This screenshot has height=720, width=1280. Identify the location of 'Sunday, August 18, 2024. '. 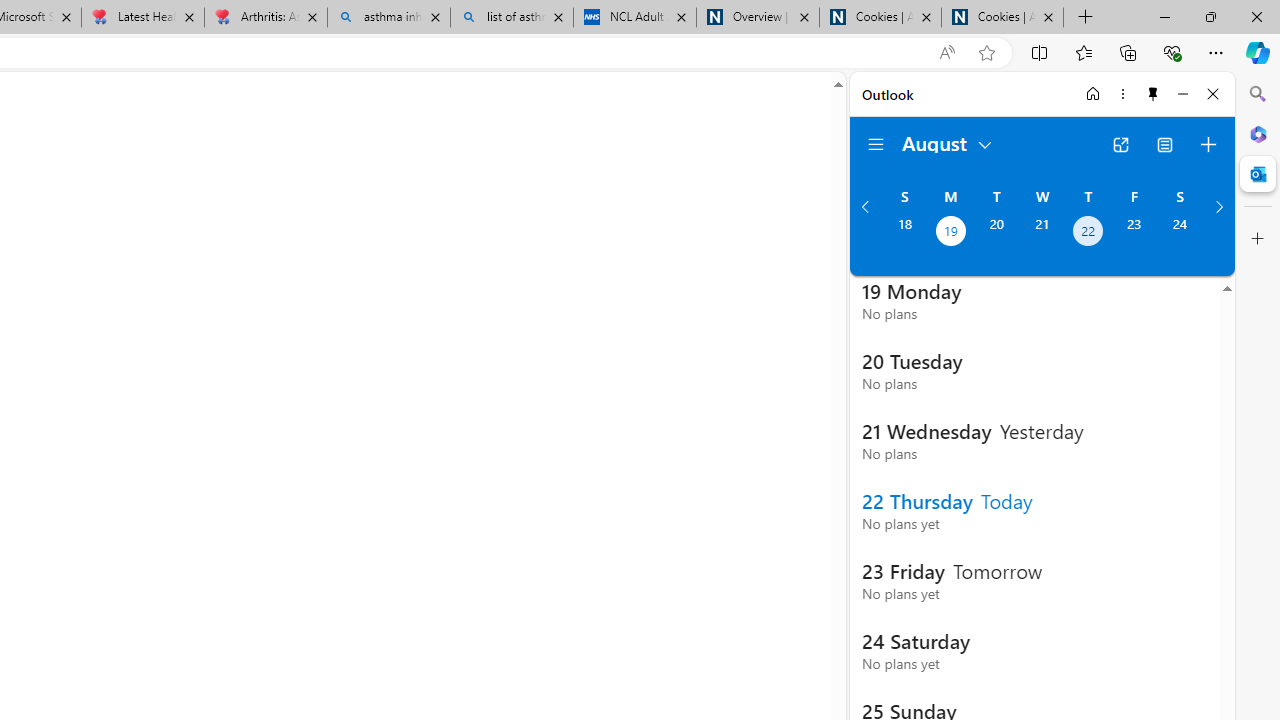
(903, 232).